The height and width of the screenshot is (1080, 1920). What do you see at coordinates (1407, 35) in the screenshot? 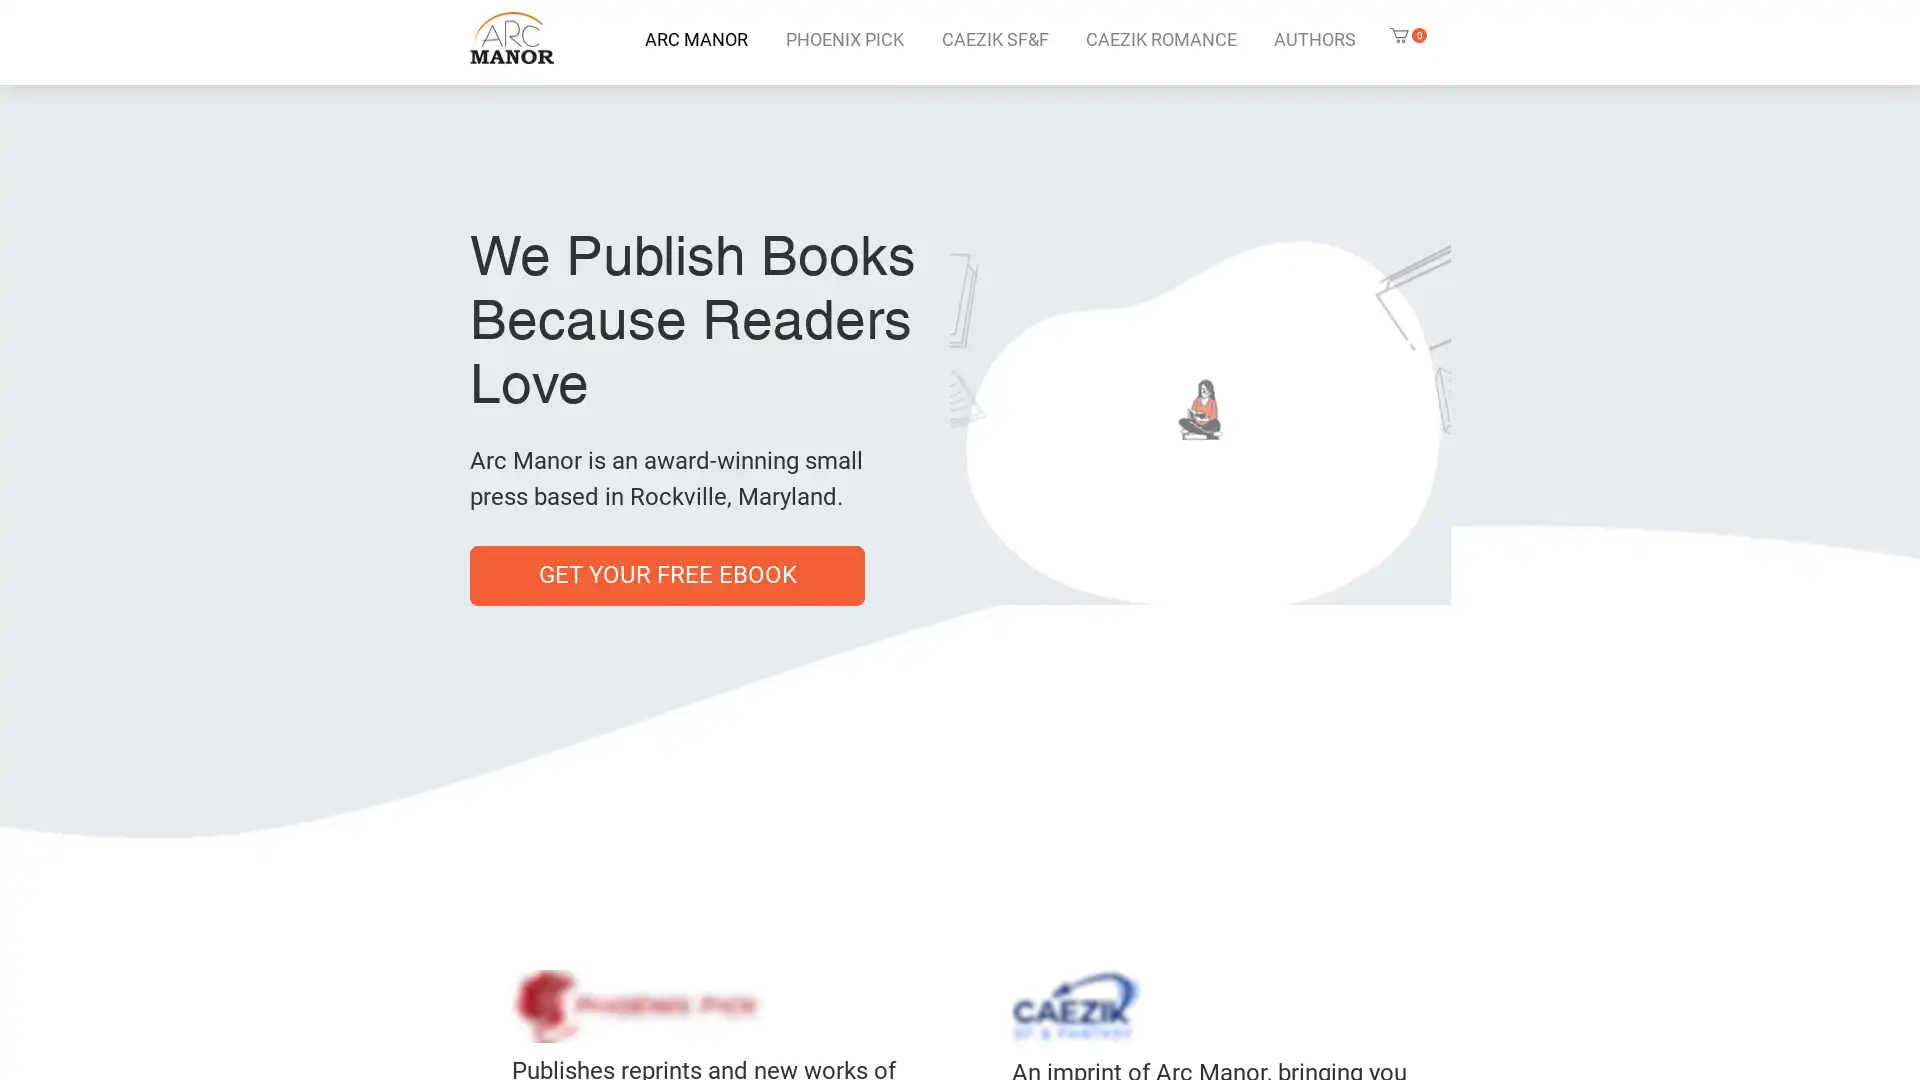
I see `Cart with 0 items` at bounding box center [1407, 35].